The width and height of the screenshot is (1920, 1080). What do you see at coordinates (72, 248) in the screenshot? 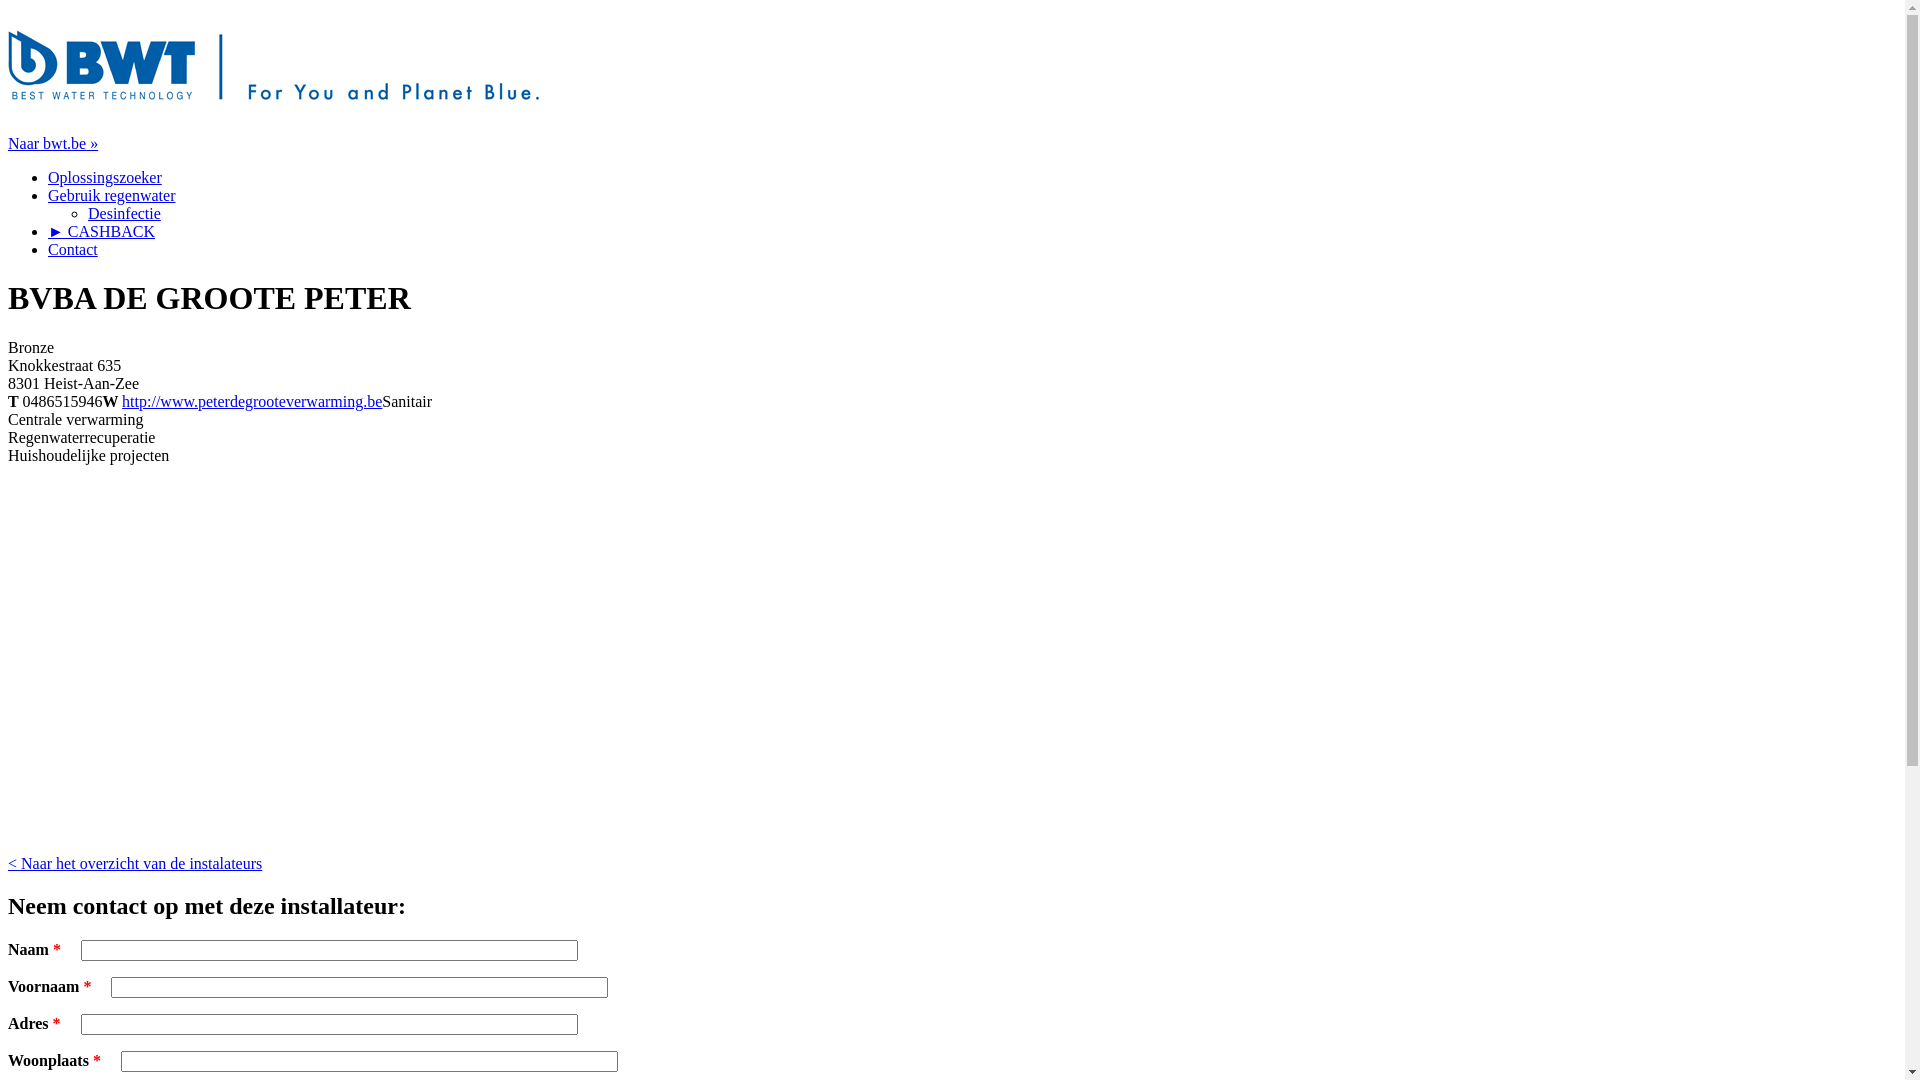
I see `'Contact'` at bounding box center [72, 248].